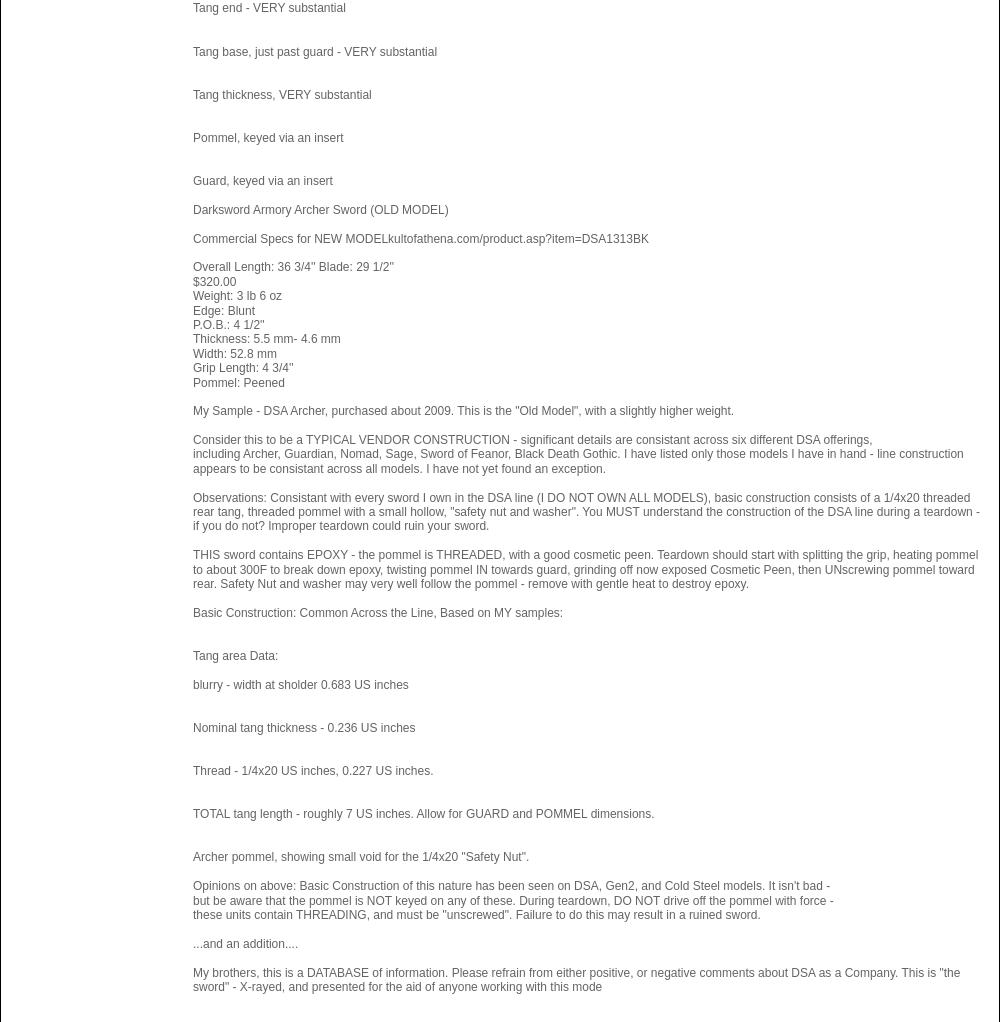 This screenshot has width=1000, height=1022. Describe the element at coordinates (511, 884) in the screenshot. I see `'Opinions on above: Basic Construction of this nature has been seen on DSA, Gen2, and Cold Steel models. It isn't bad -'` at that location.